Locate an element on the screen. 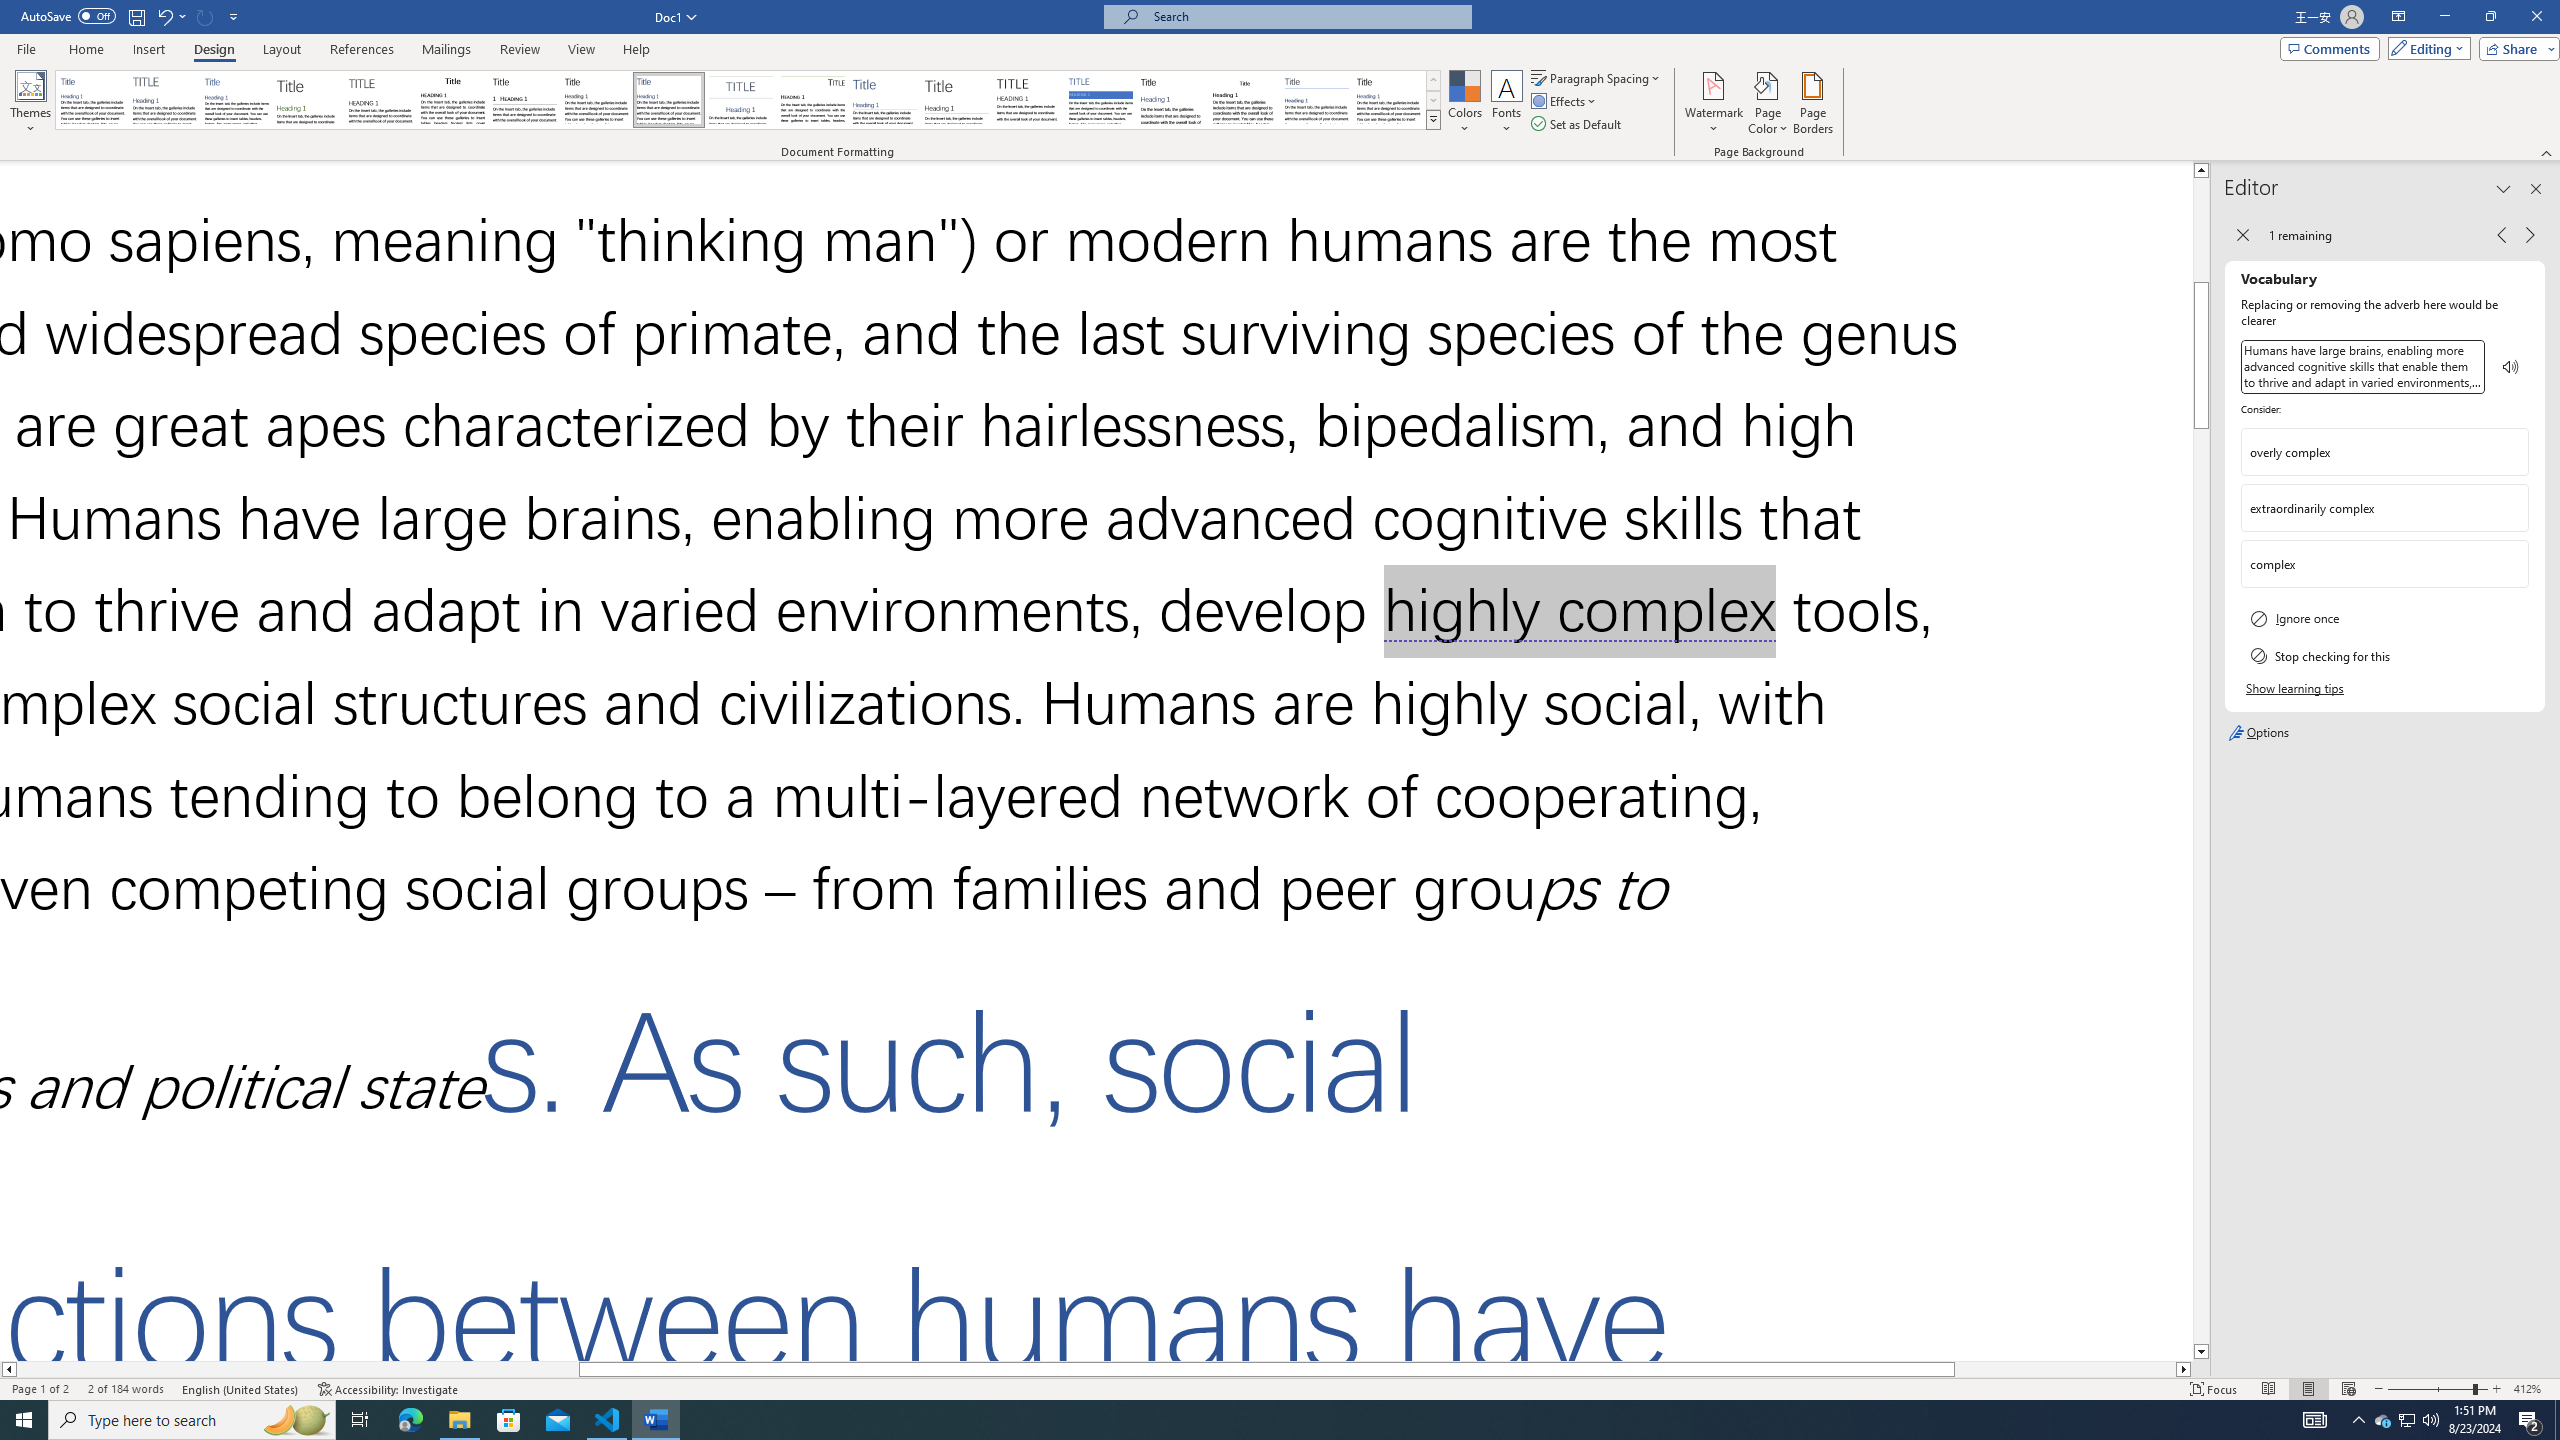  'Themes' is located at coordinates (29, 103).